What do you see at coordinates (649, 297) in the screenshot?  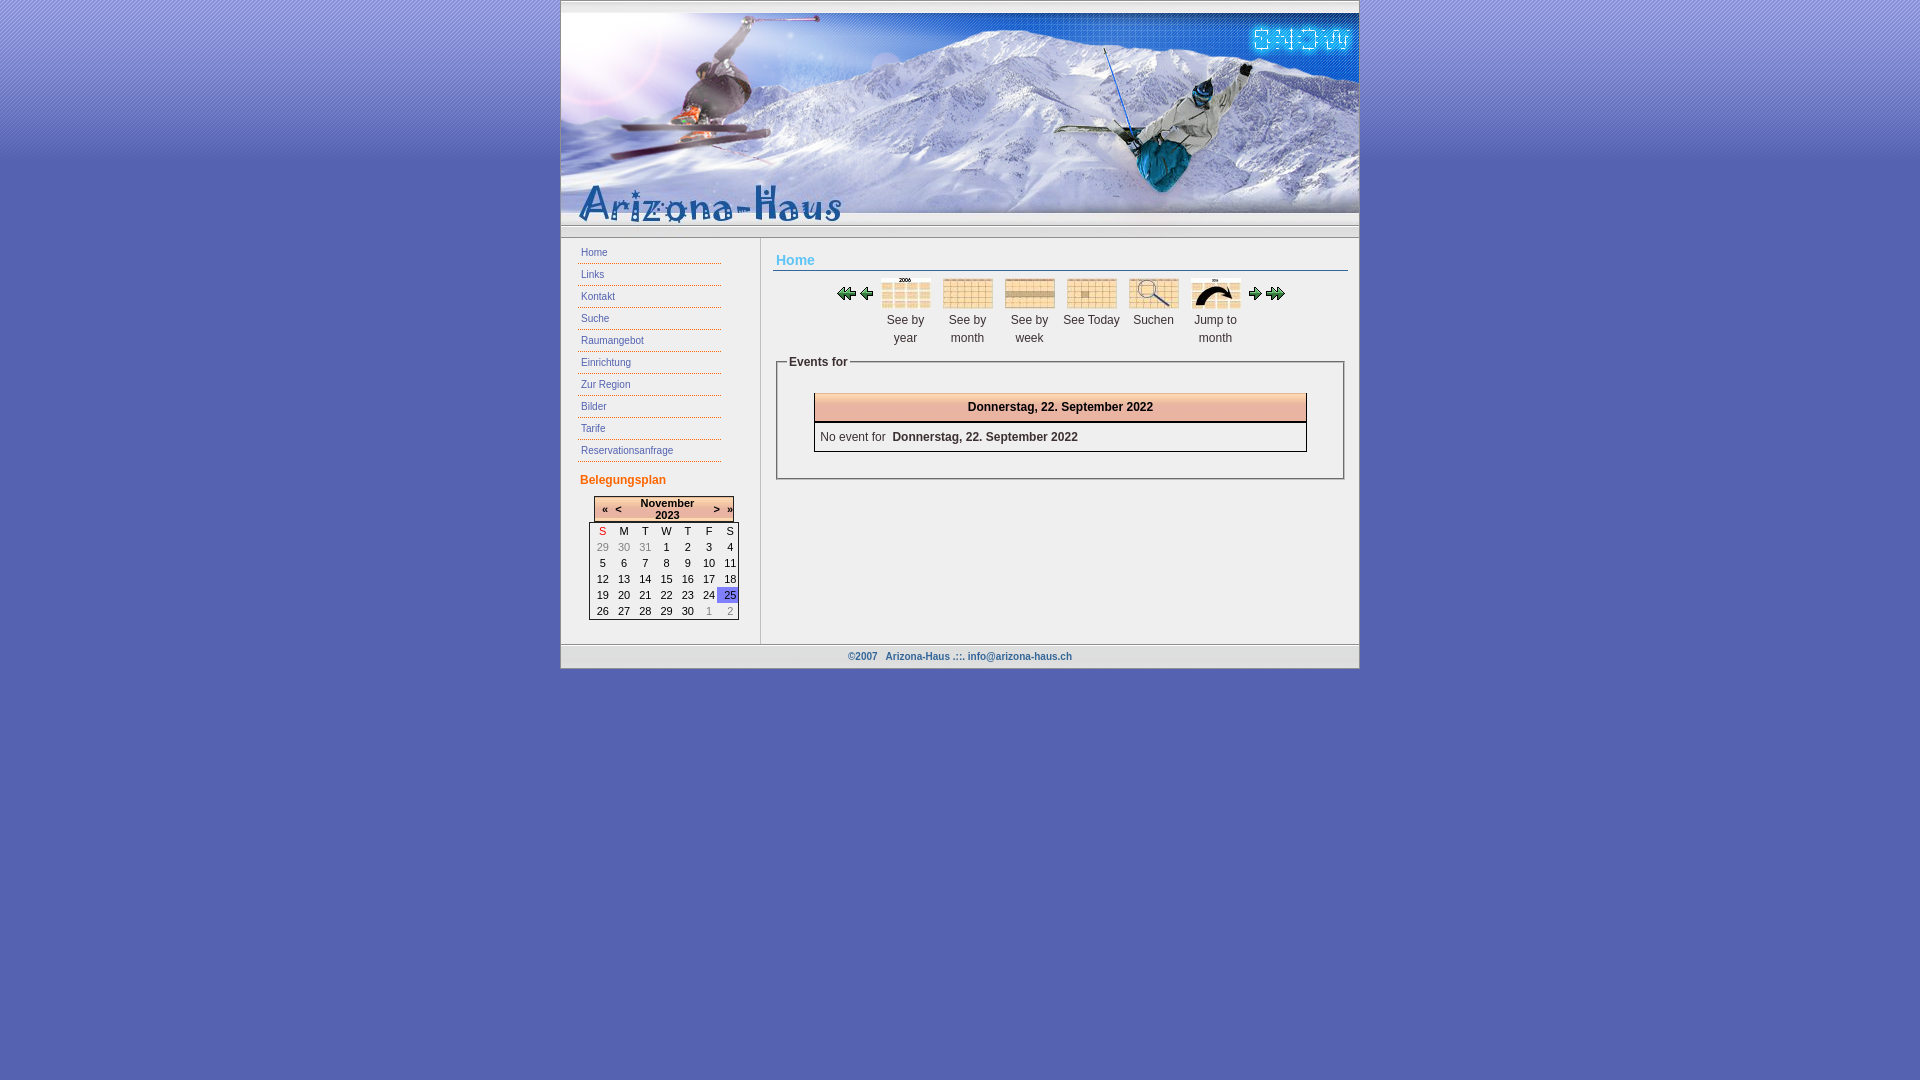 I see `'Kontakt'` at bounding box center [649, 297].